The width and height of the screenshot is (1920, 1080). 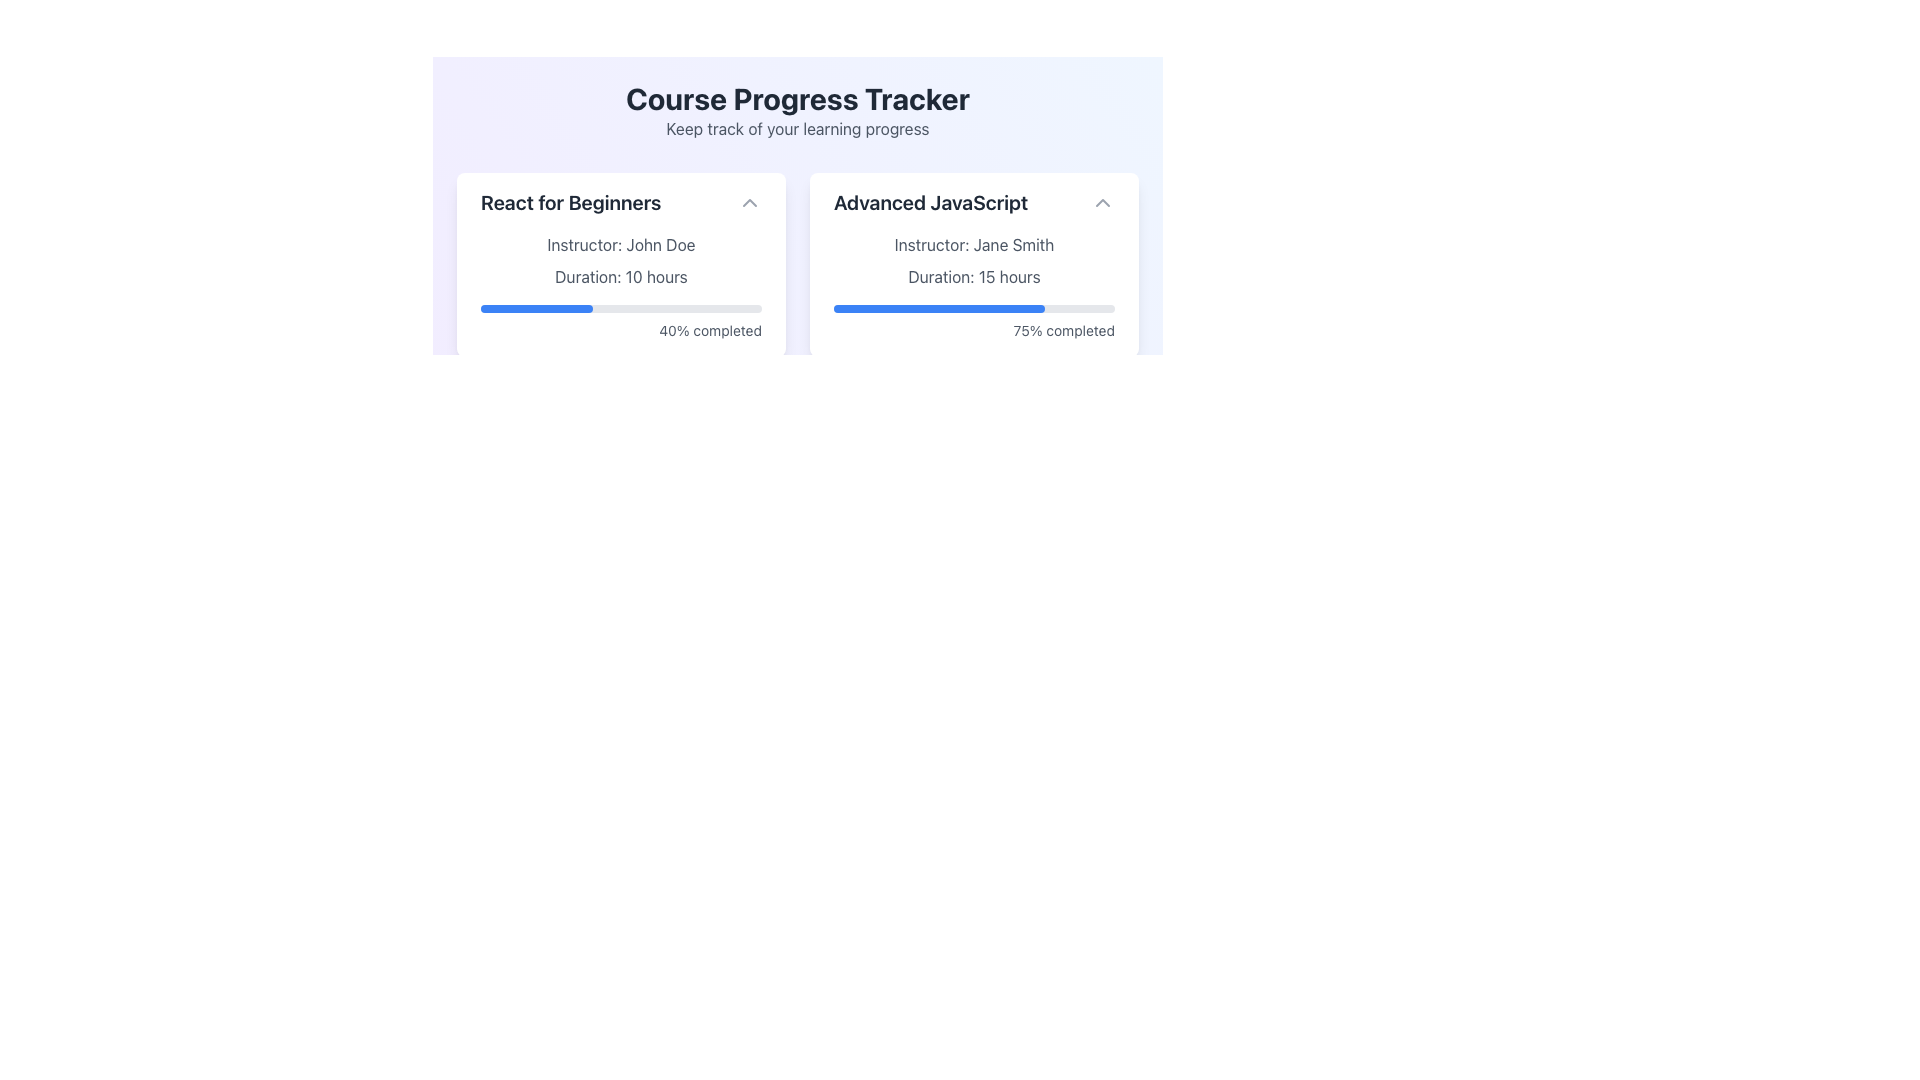 What do you see at coordinates (620, 244) in the screenshot?
I see `the static text label displaying the instructor's name for the course, which is positioned after the title 'React for Beginners' and before the text 'Duration: 10 hours'` at bounding box center [620, 244].